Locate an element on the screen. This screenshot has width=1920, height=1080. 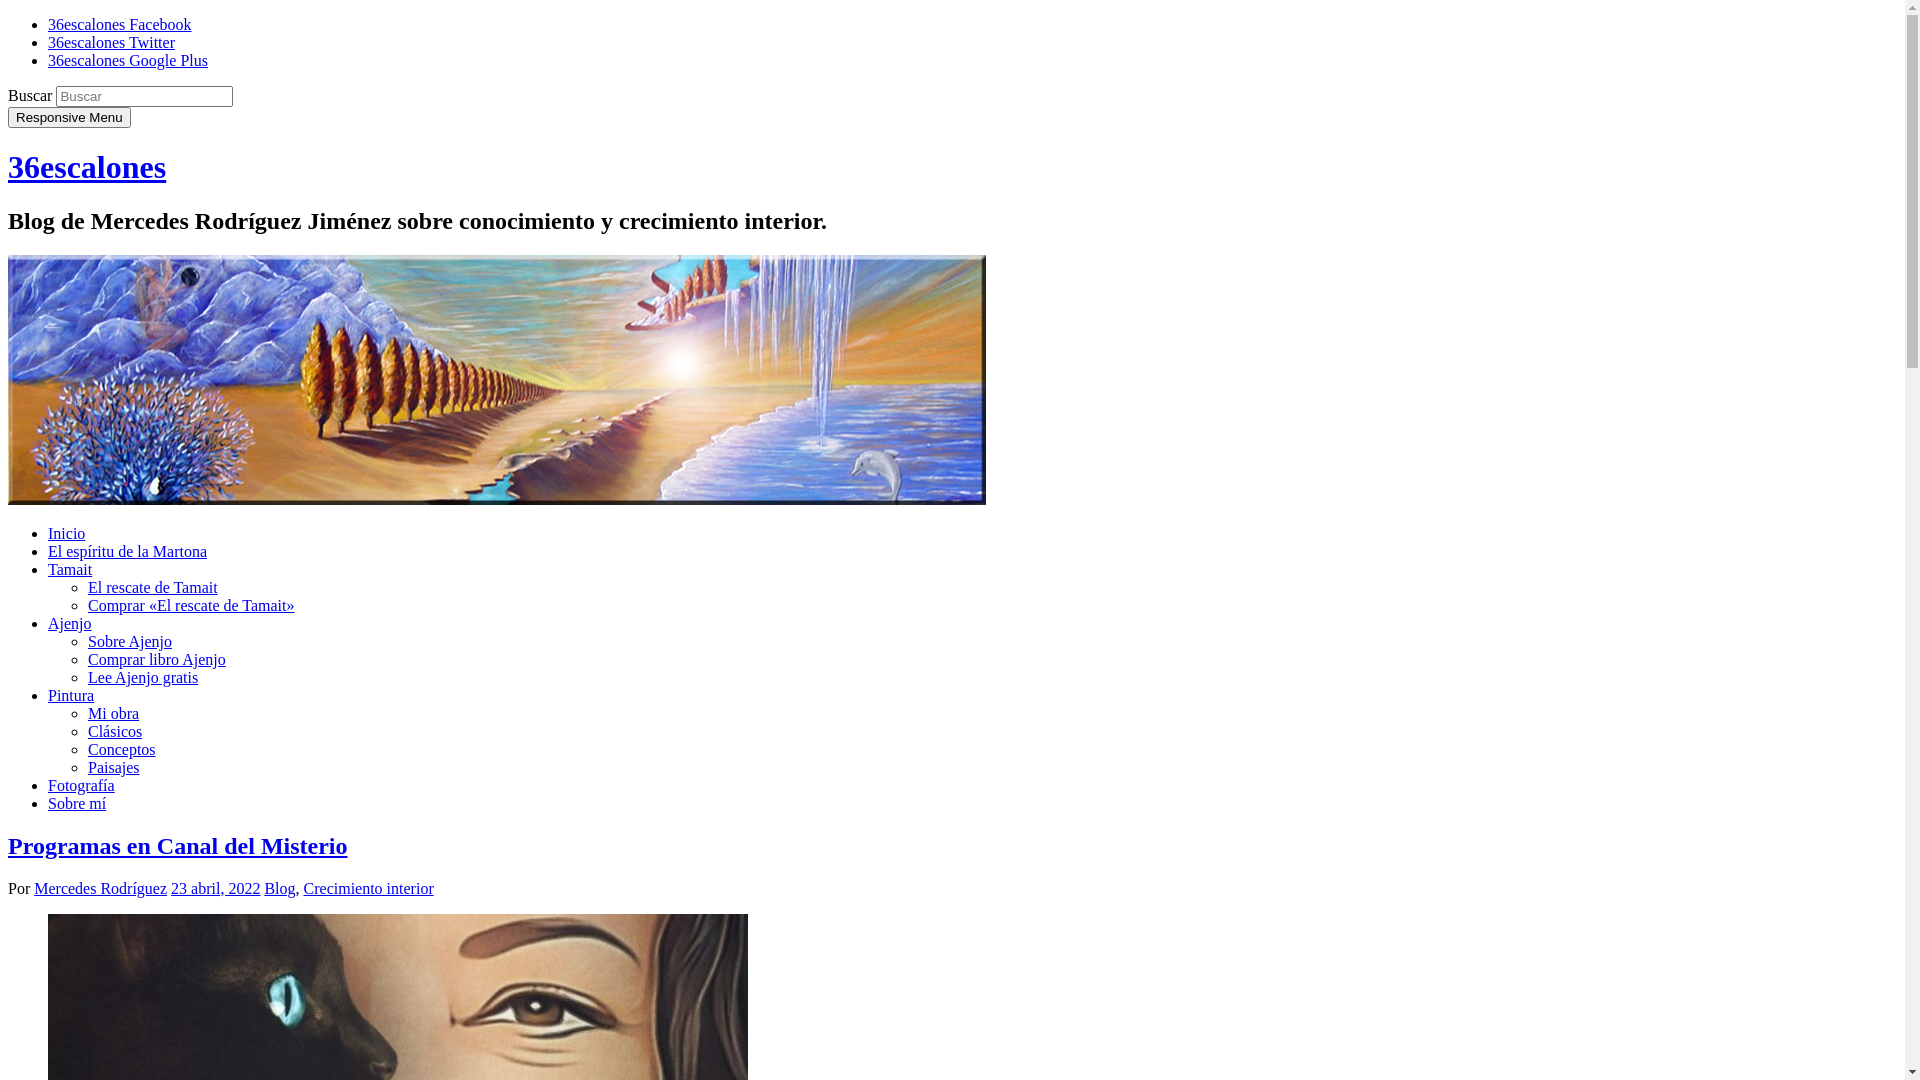
'36escalones' is located at coordinates (497, 498).